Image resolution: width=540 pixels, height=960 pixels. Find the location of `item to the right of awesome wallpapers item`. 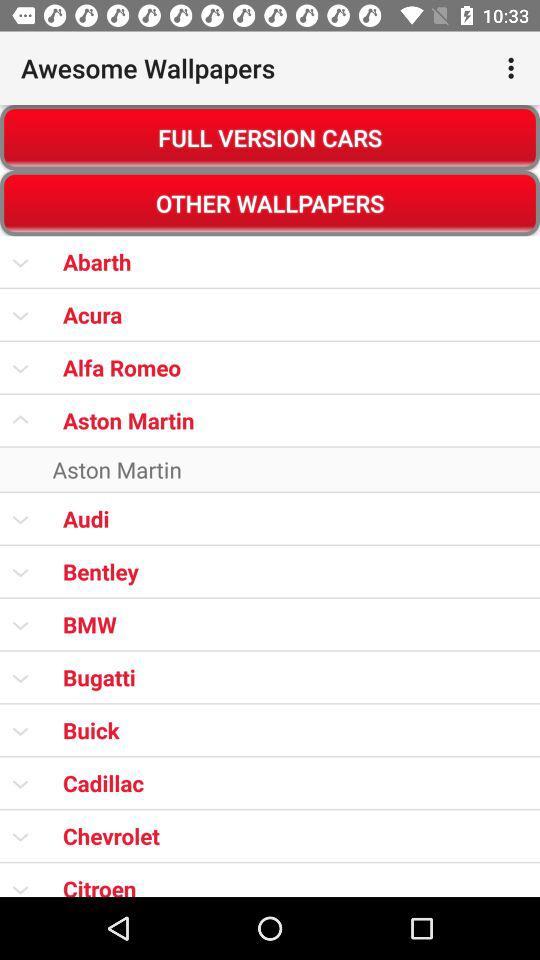

item to the right of awesome wallpapers item is located at coordinates (513, 68).